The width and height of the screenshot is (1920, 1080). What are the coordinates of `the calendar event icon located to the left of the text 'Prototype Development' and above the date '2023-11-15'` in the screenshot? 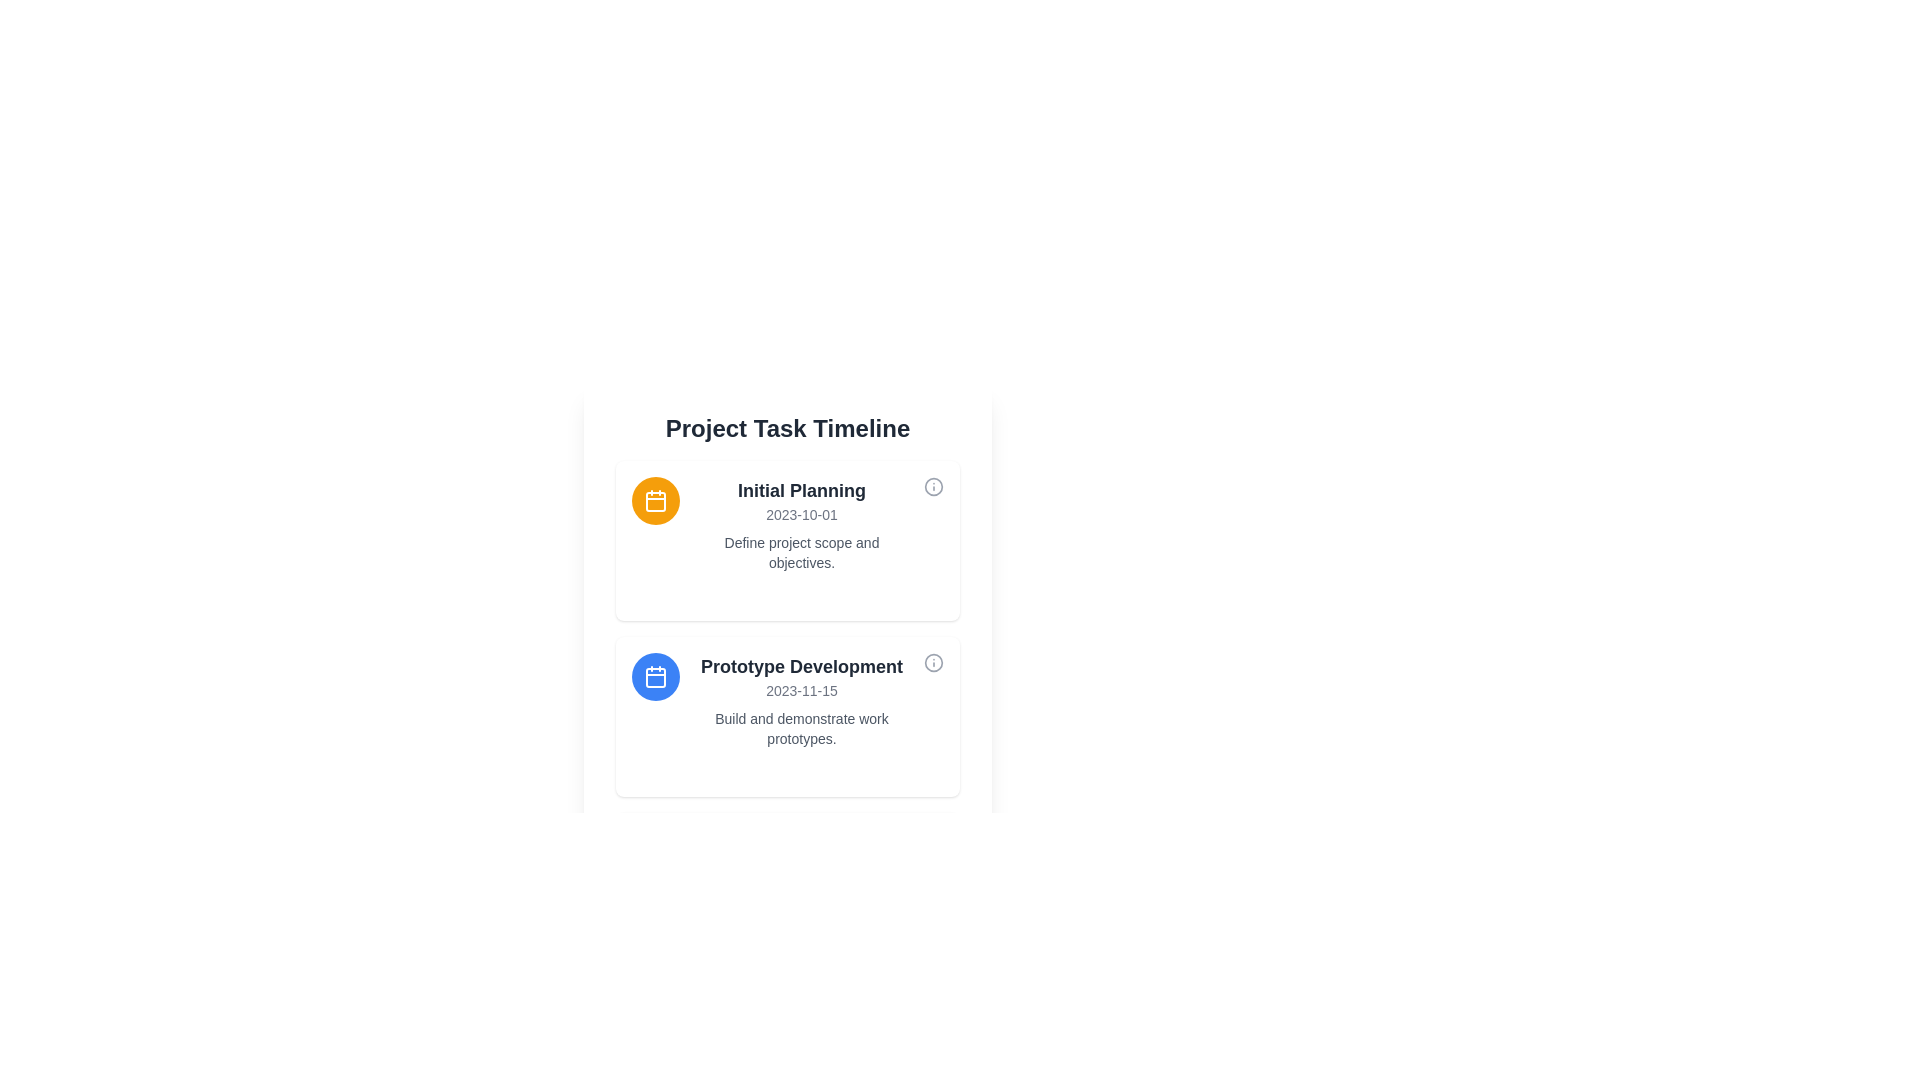 It's located at (656, 676).